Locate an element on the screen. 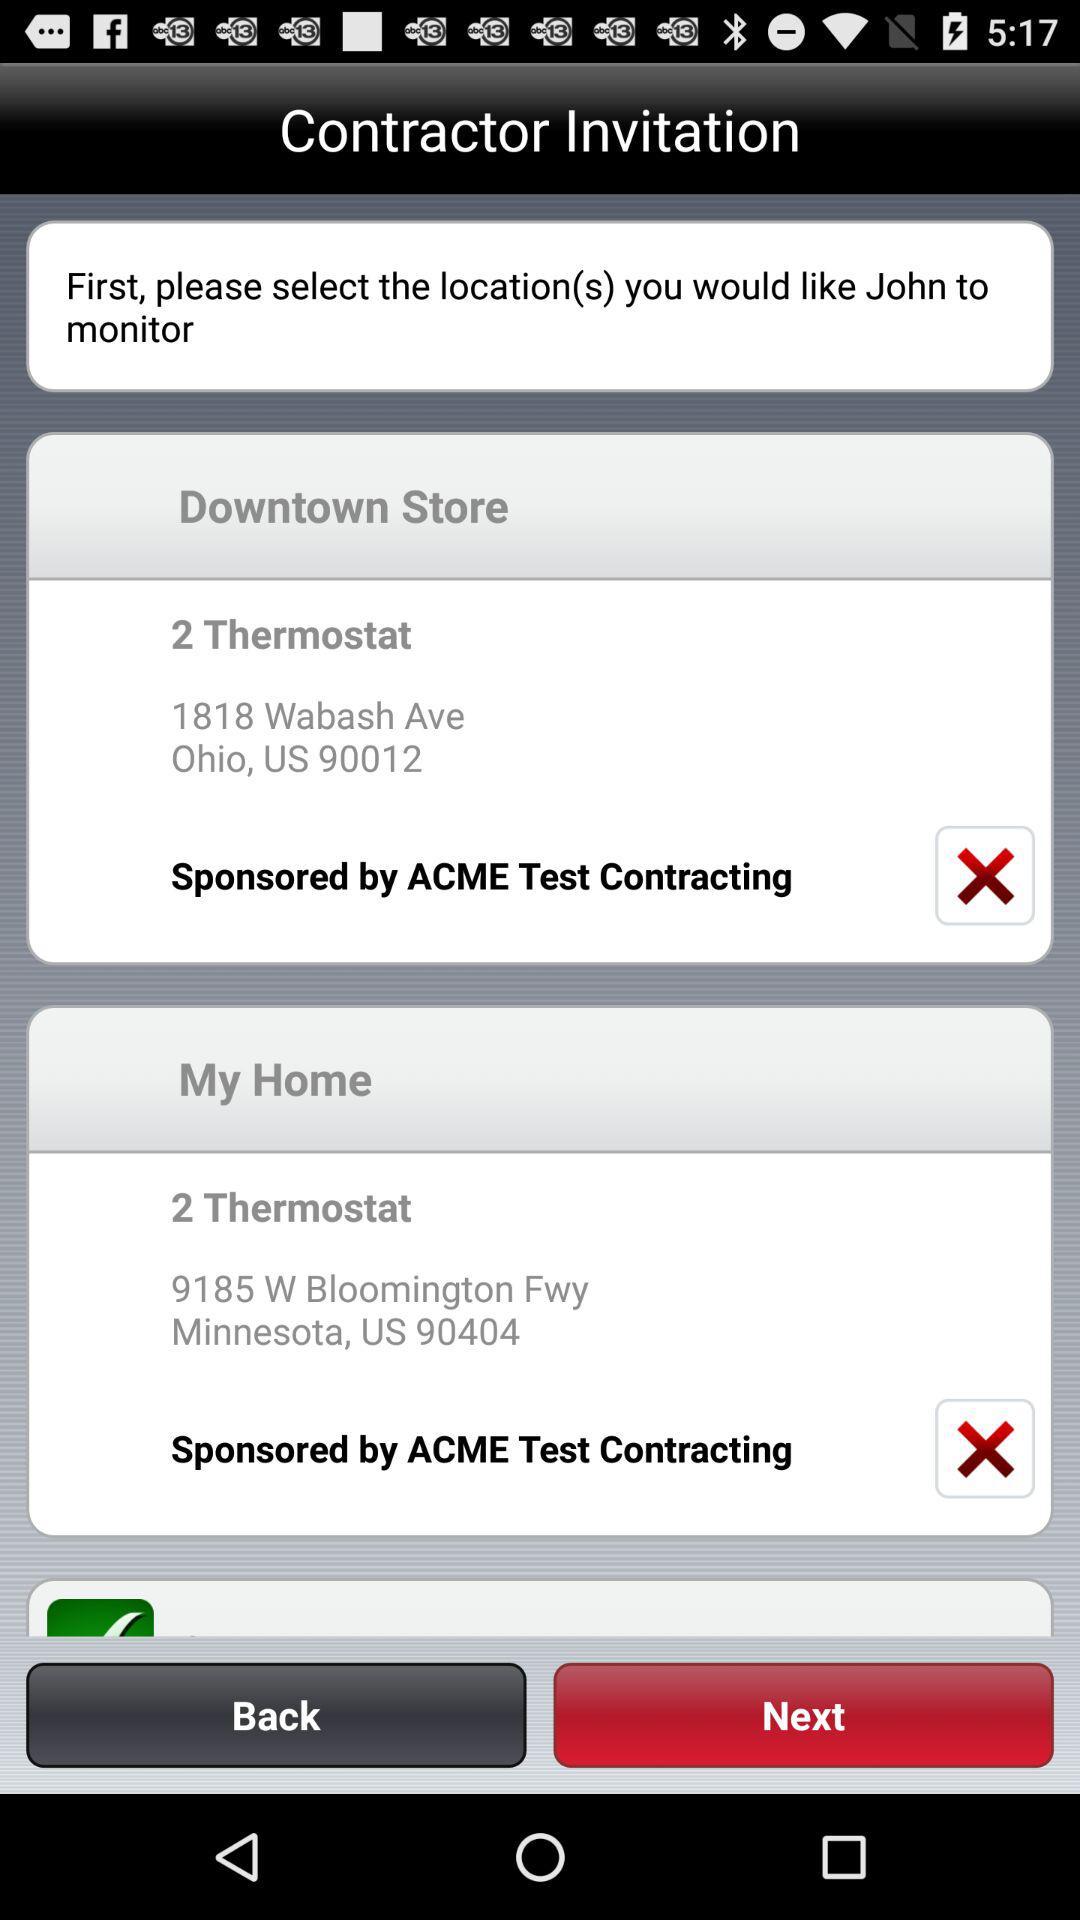 This screenshot has height=1920, width=1080. 9185 w bloomington item is located at coordinates (540, 1309).